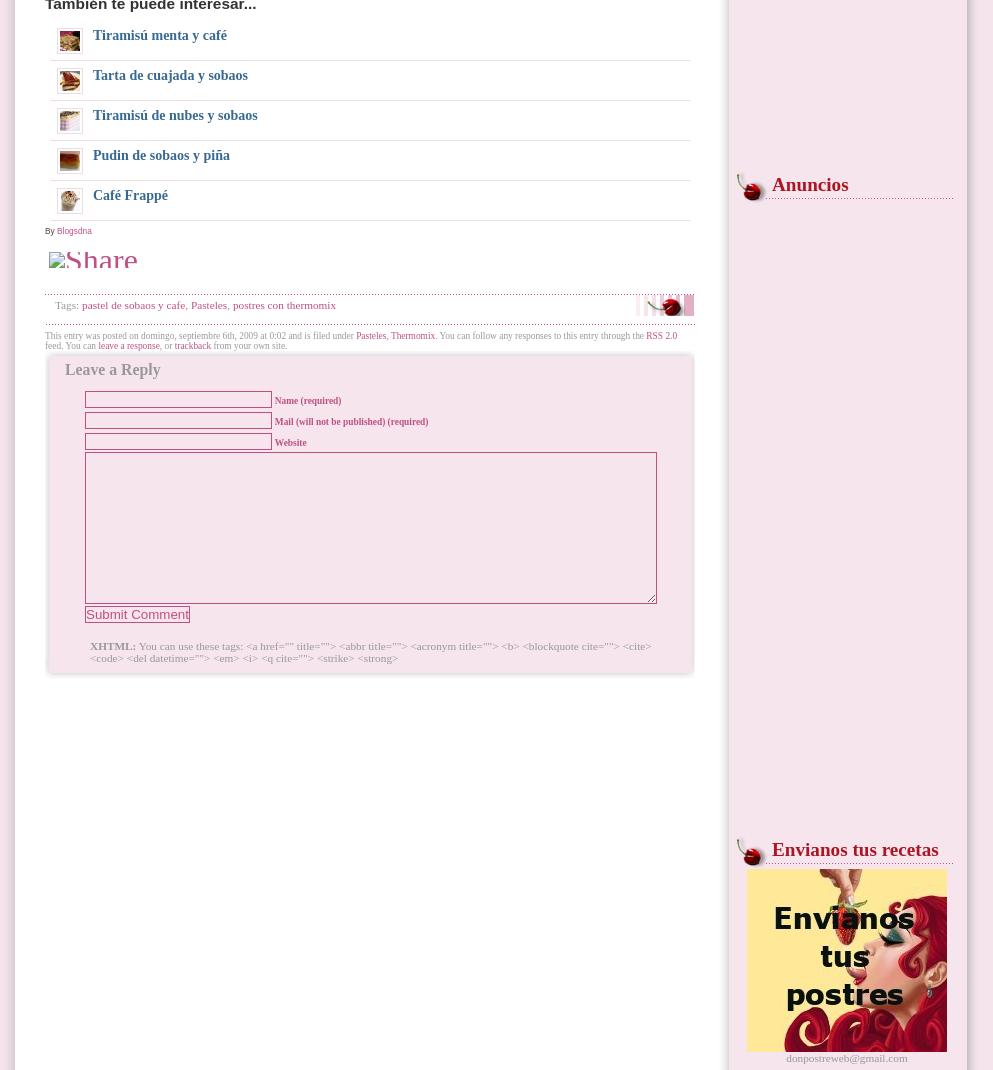  What do you see at coordinates (165, 346) in the screenshot?
I see `', or'` at bounding box center [165, 346].